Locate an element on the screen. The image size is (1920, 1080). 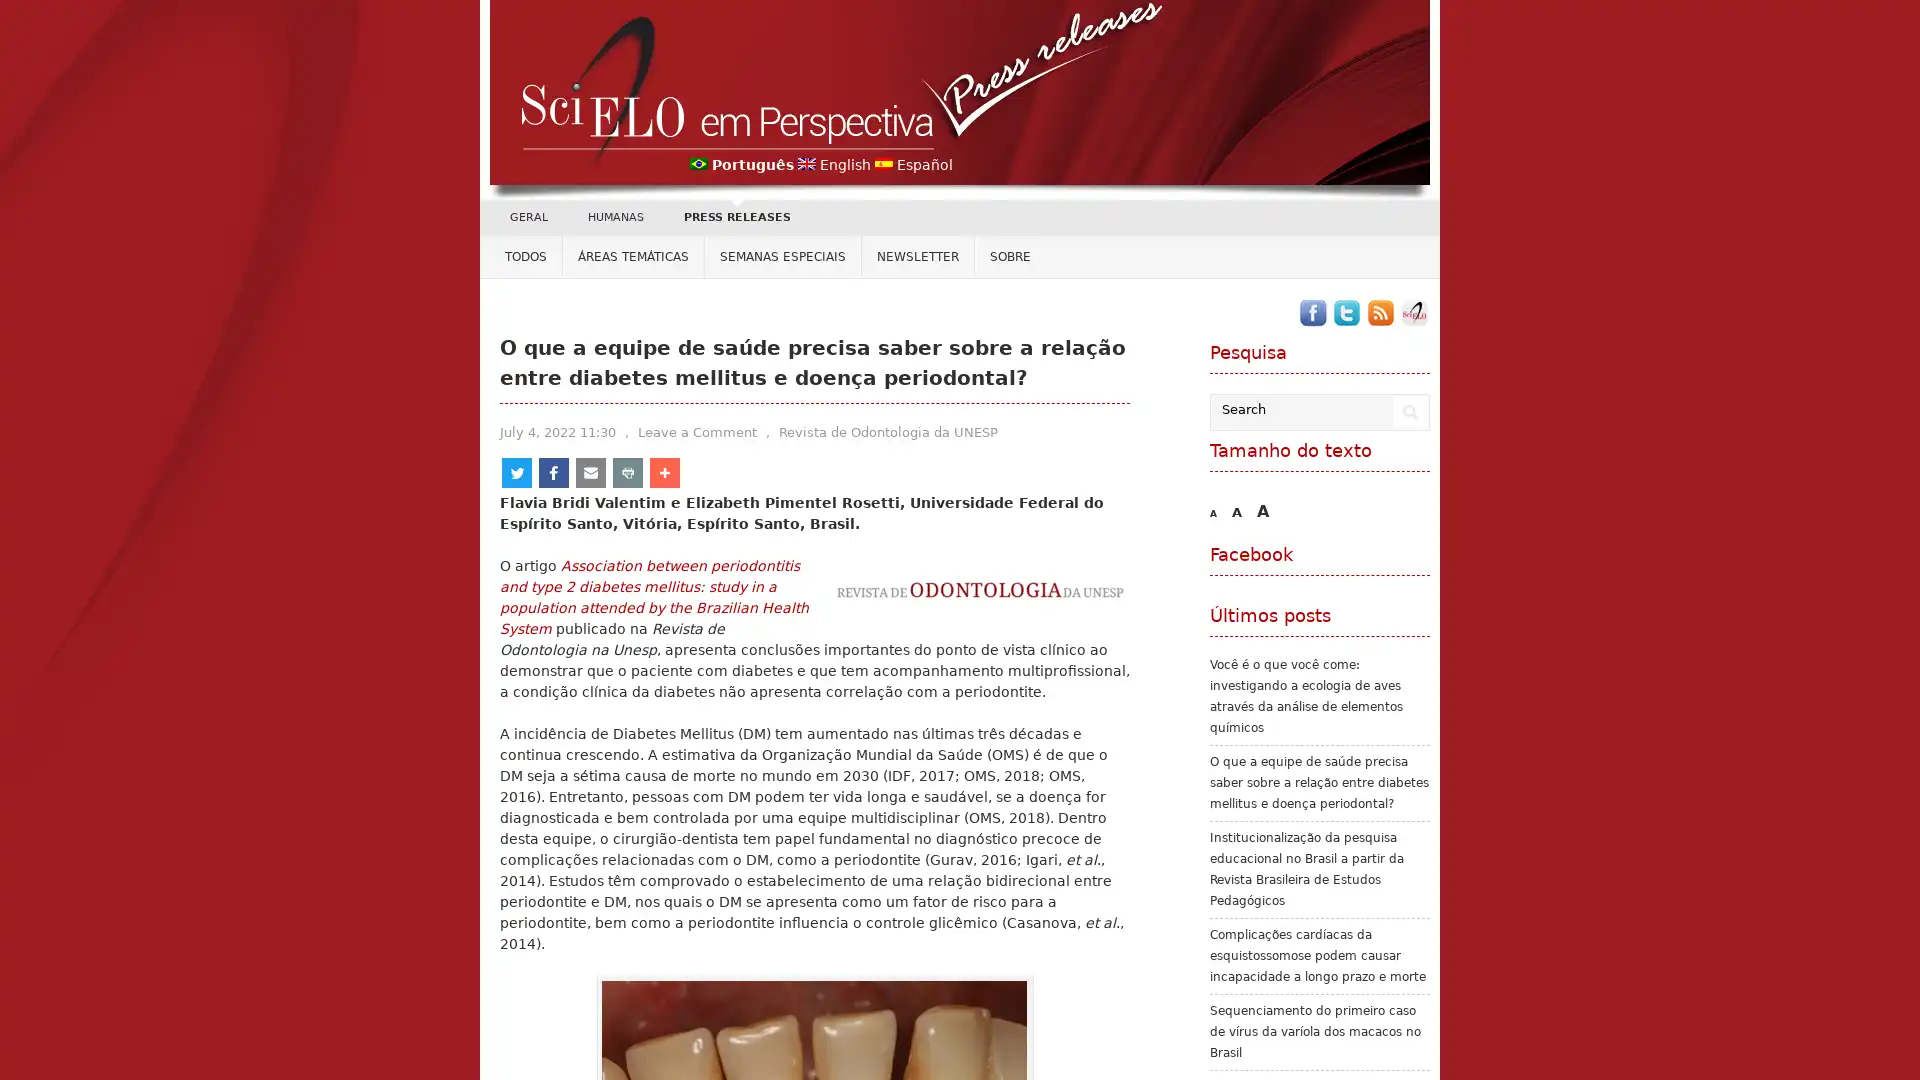
Share to Twitter Twitter is located at coordinates (545, 473).